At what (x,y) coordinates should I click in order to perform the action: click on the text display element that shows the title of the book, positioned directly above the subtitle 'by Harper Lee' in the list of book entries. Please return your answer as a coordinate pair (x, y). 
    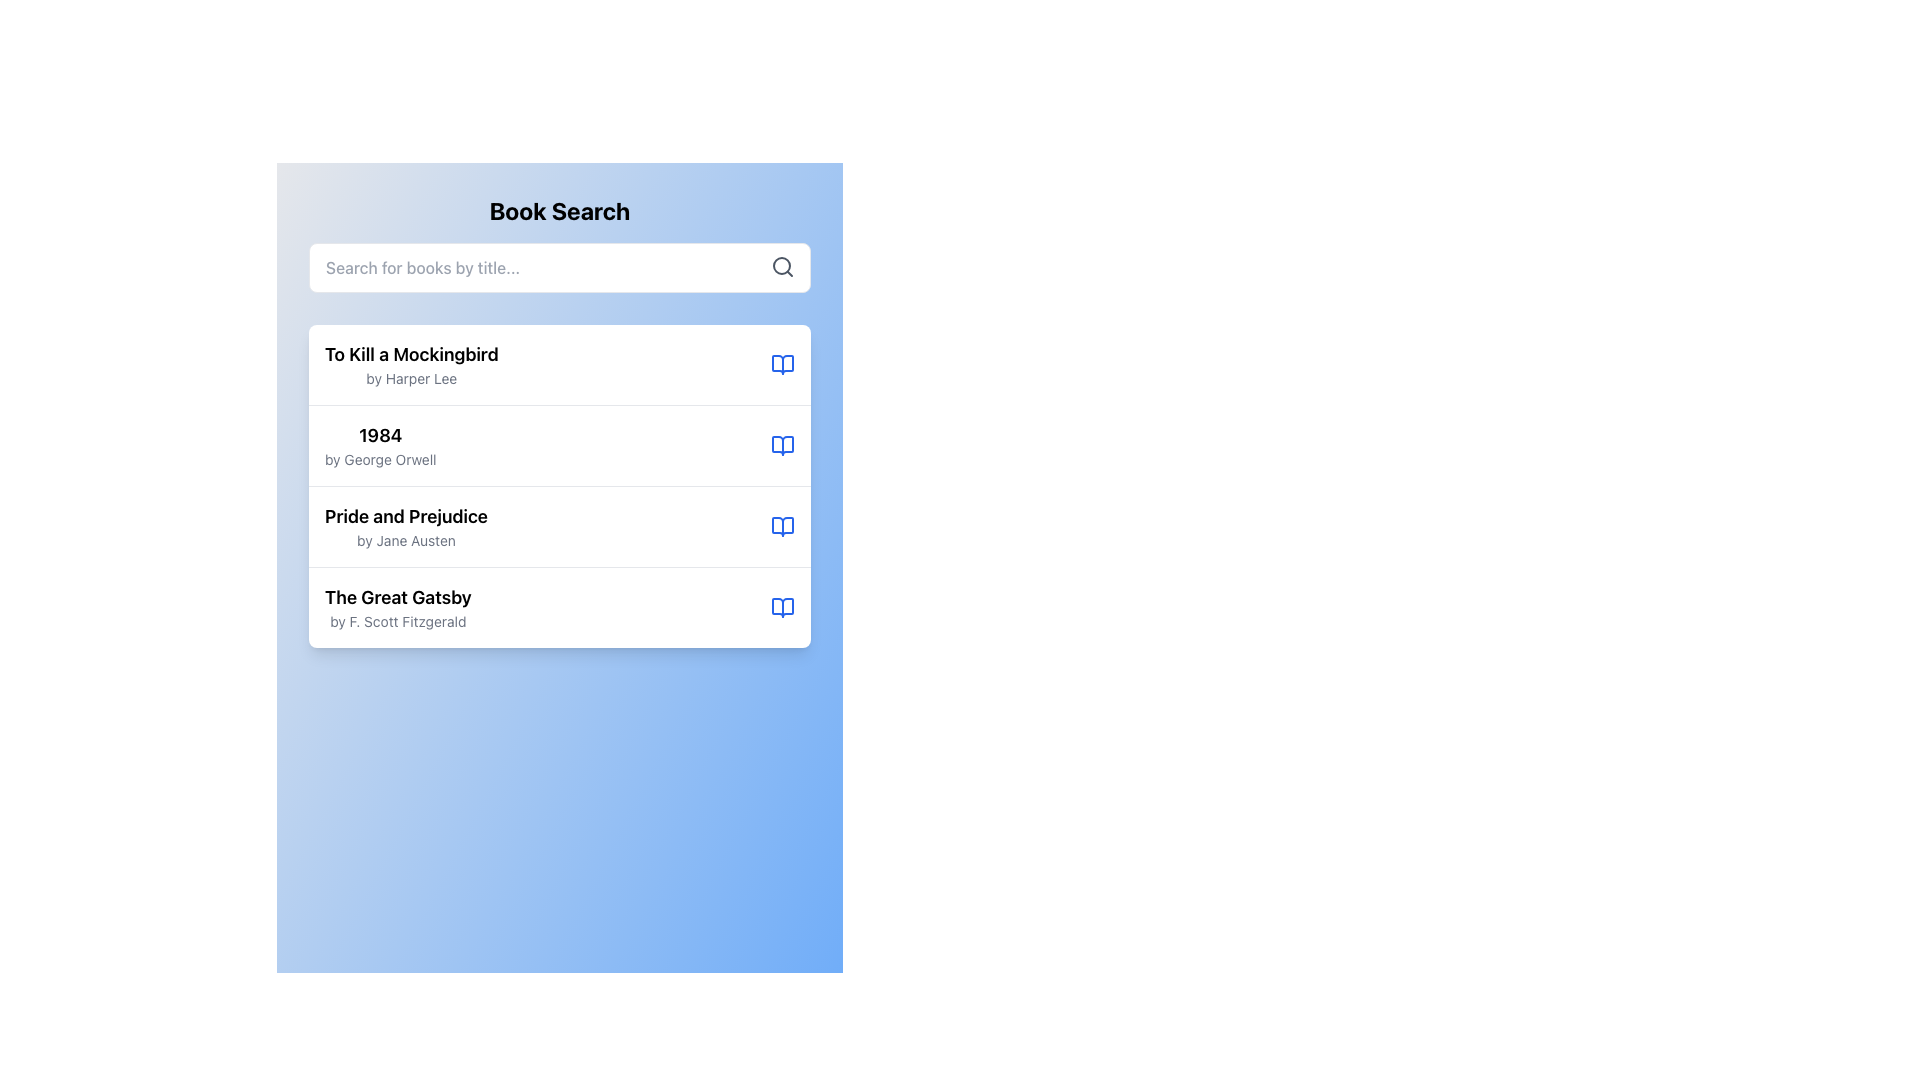
    Looking at the image, I should click on (410, 353).